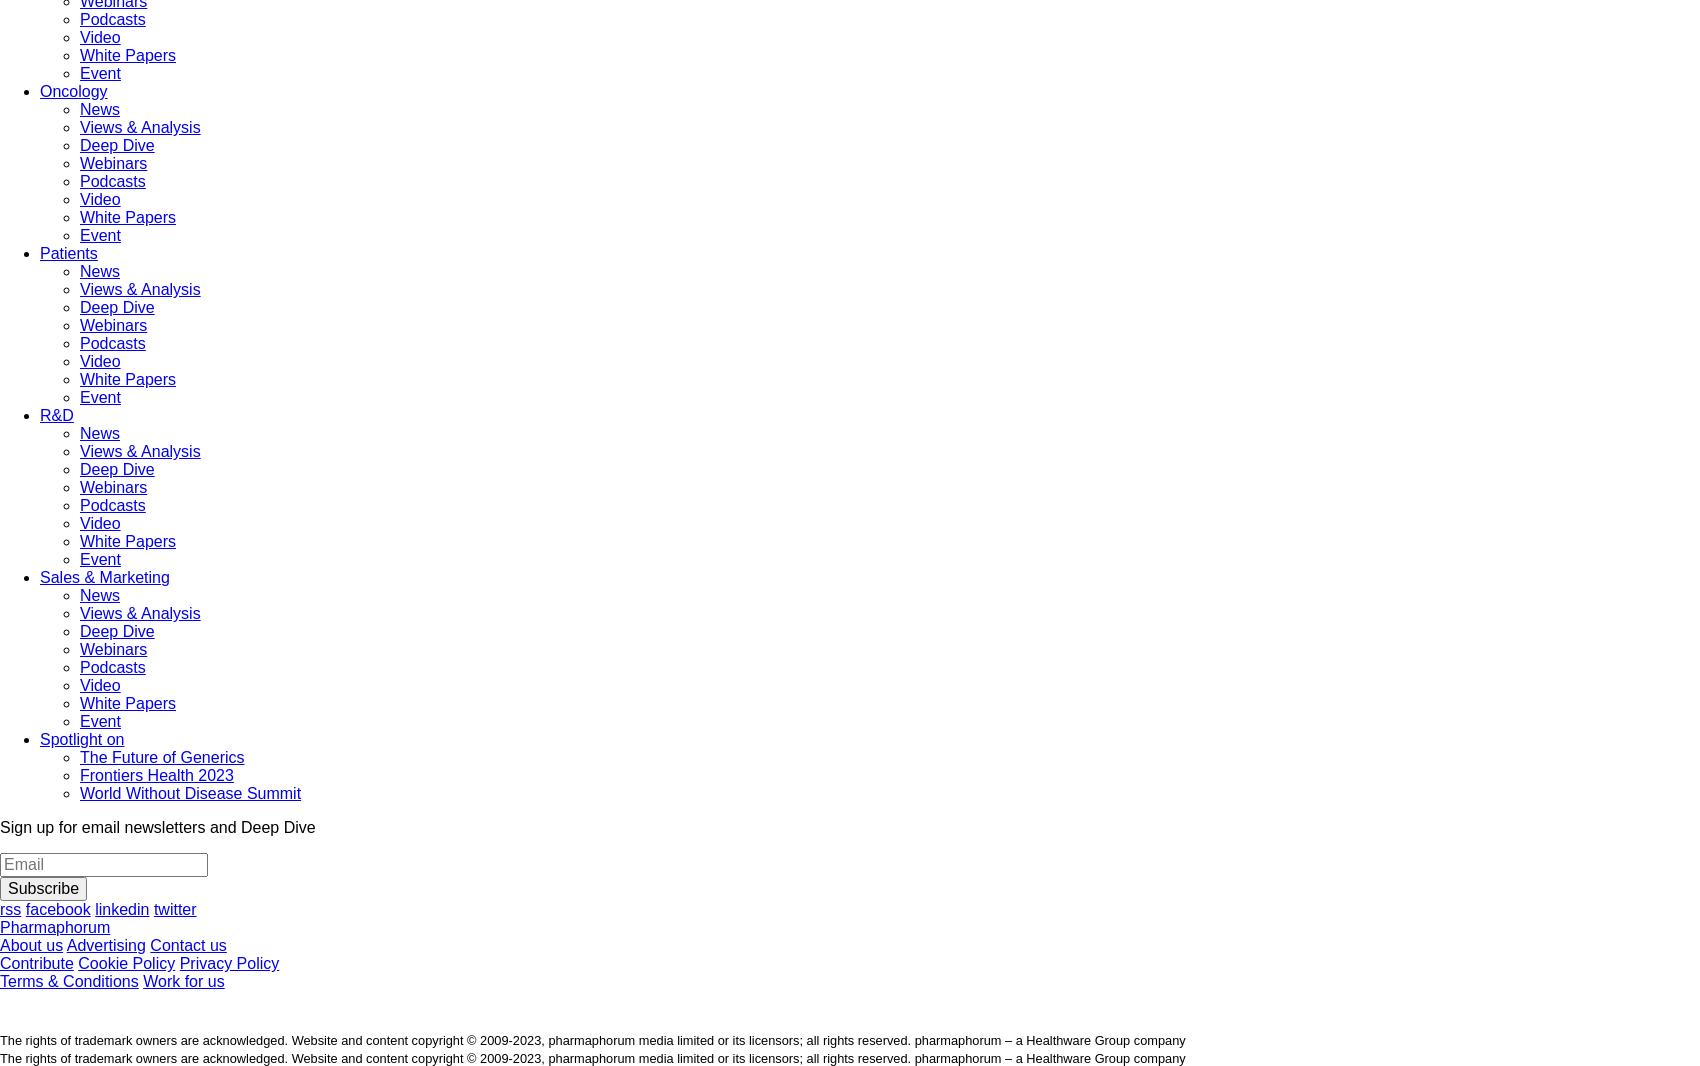 This screenshot has width=1700, height=1066. Describe the element at coordinates (121, 909) in the screenshot. I see `'linkedin'` at that location.